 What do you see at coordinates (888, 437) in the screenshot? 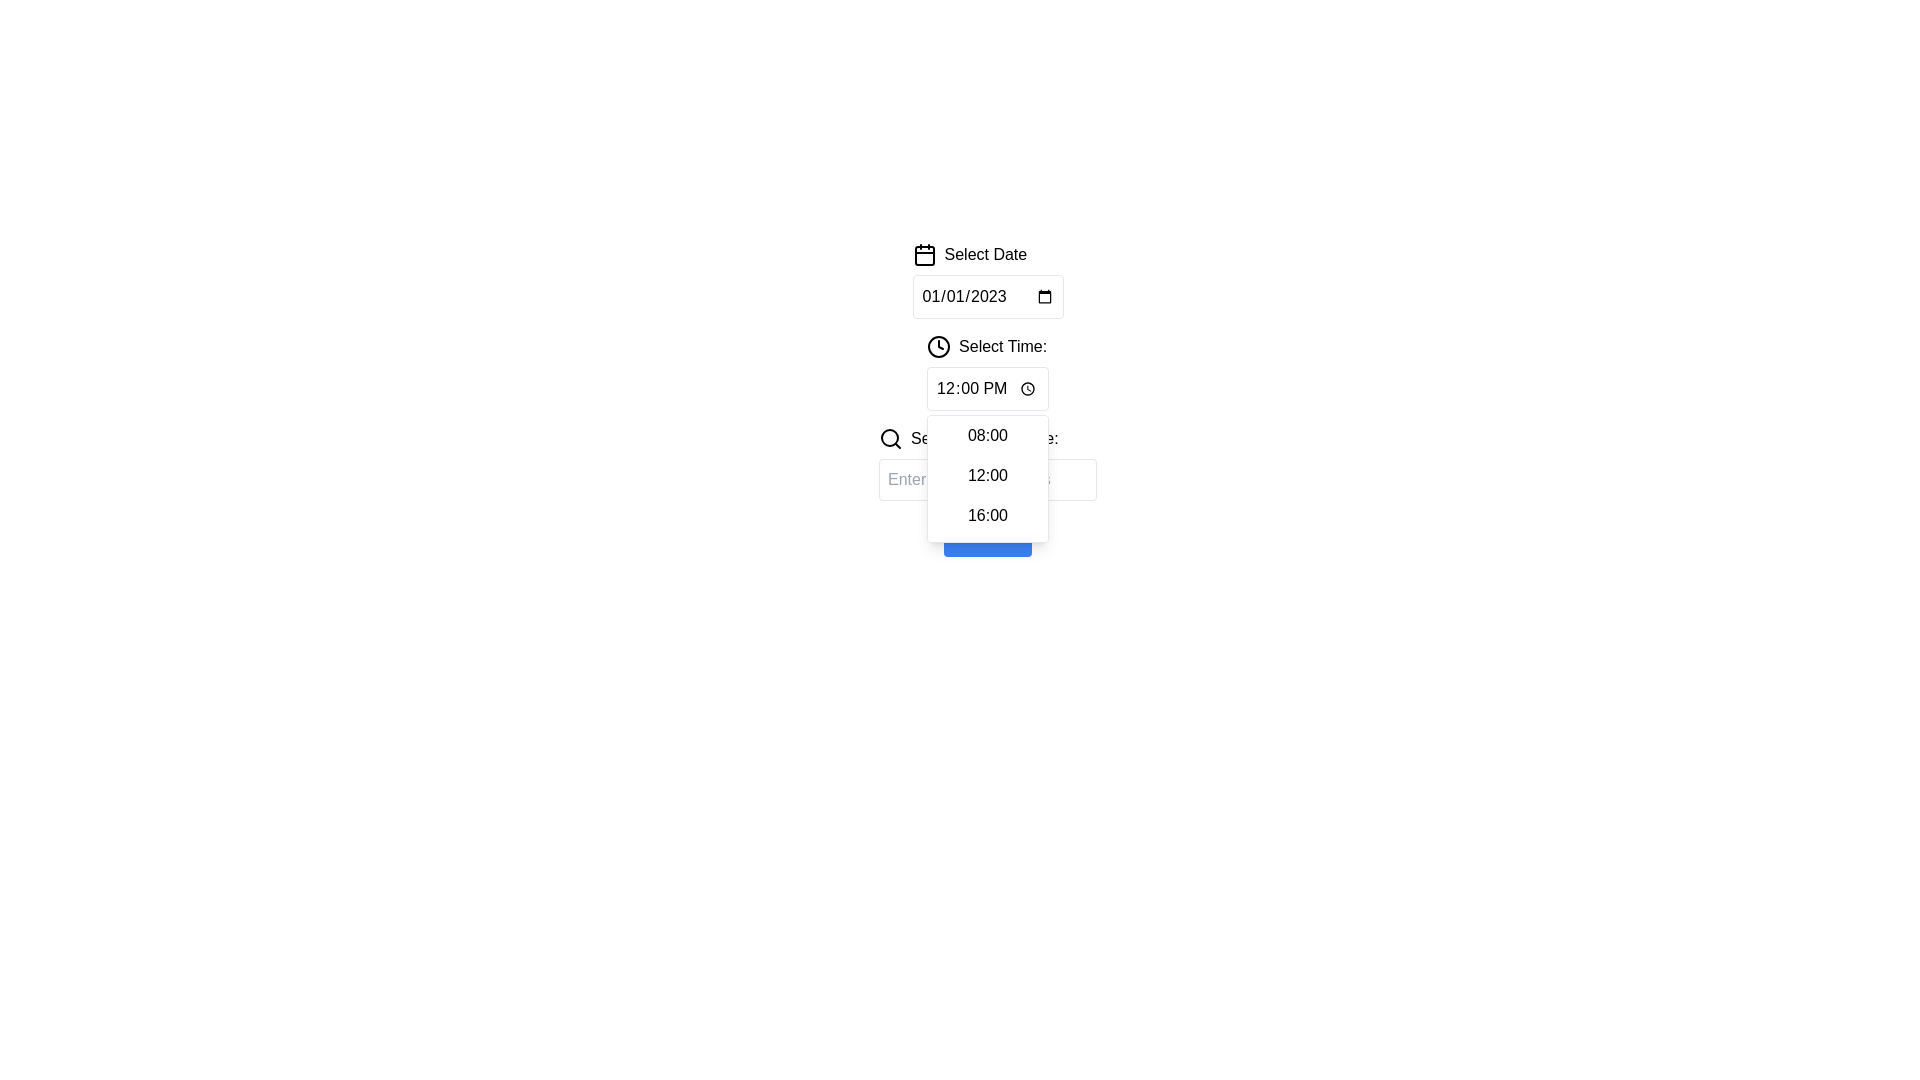
I see `the circular black outlined icon located near the horizontal search input field, which is centrally aligned with other interactive components` at bounding box center [888, 437].